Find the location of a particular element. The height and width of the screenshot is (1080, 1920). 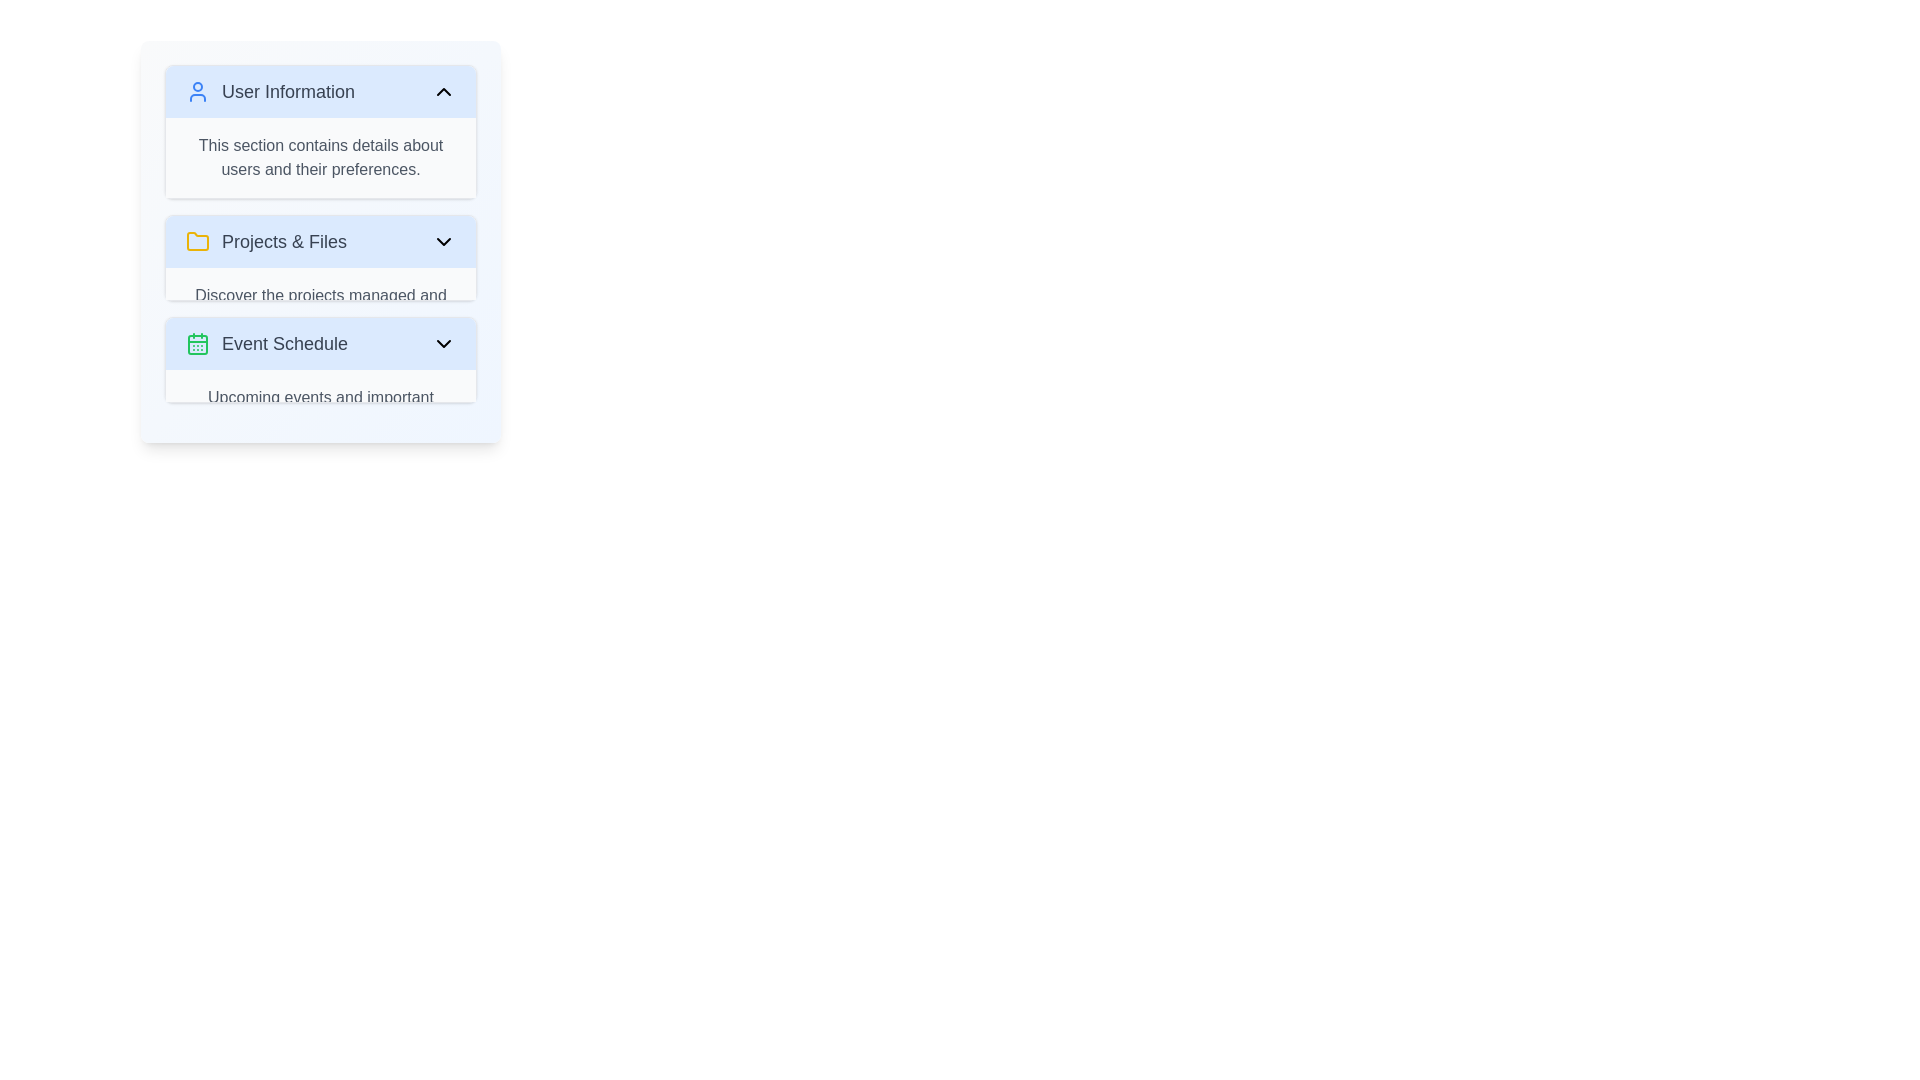

the Collapsible panel section is located at coordinates (321, 358).